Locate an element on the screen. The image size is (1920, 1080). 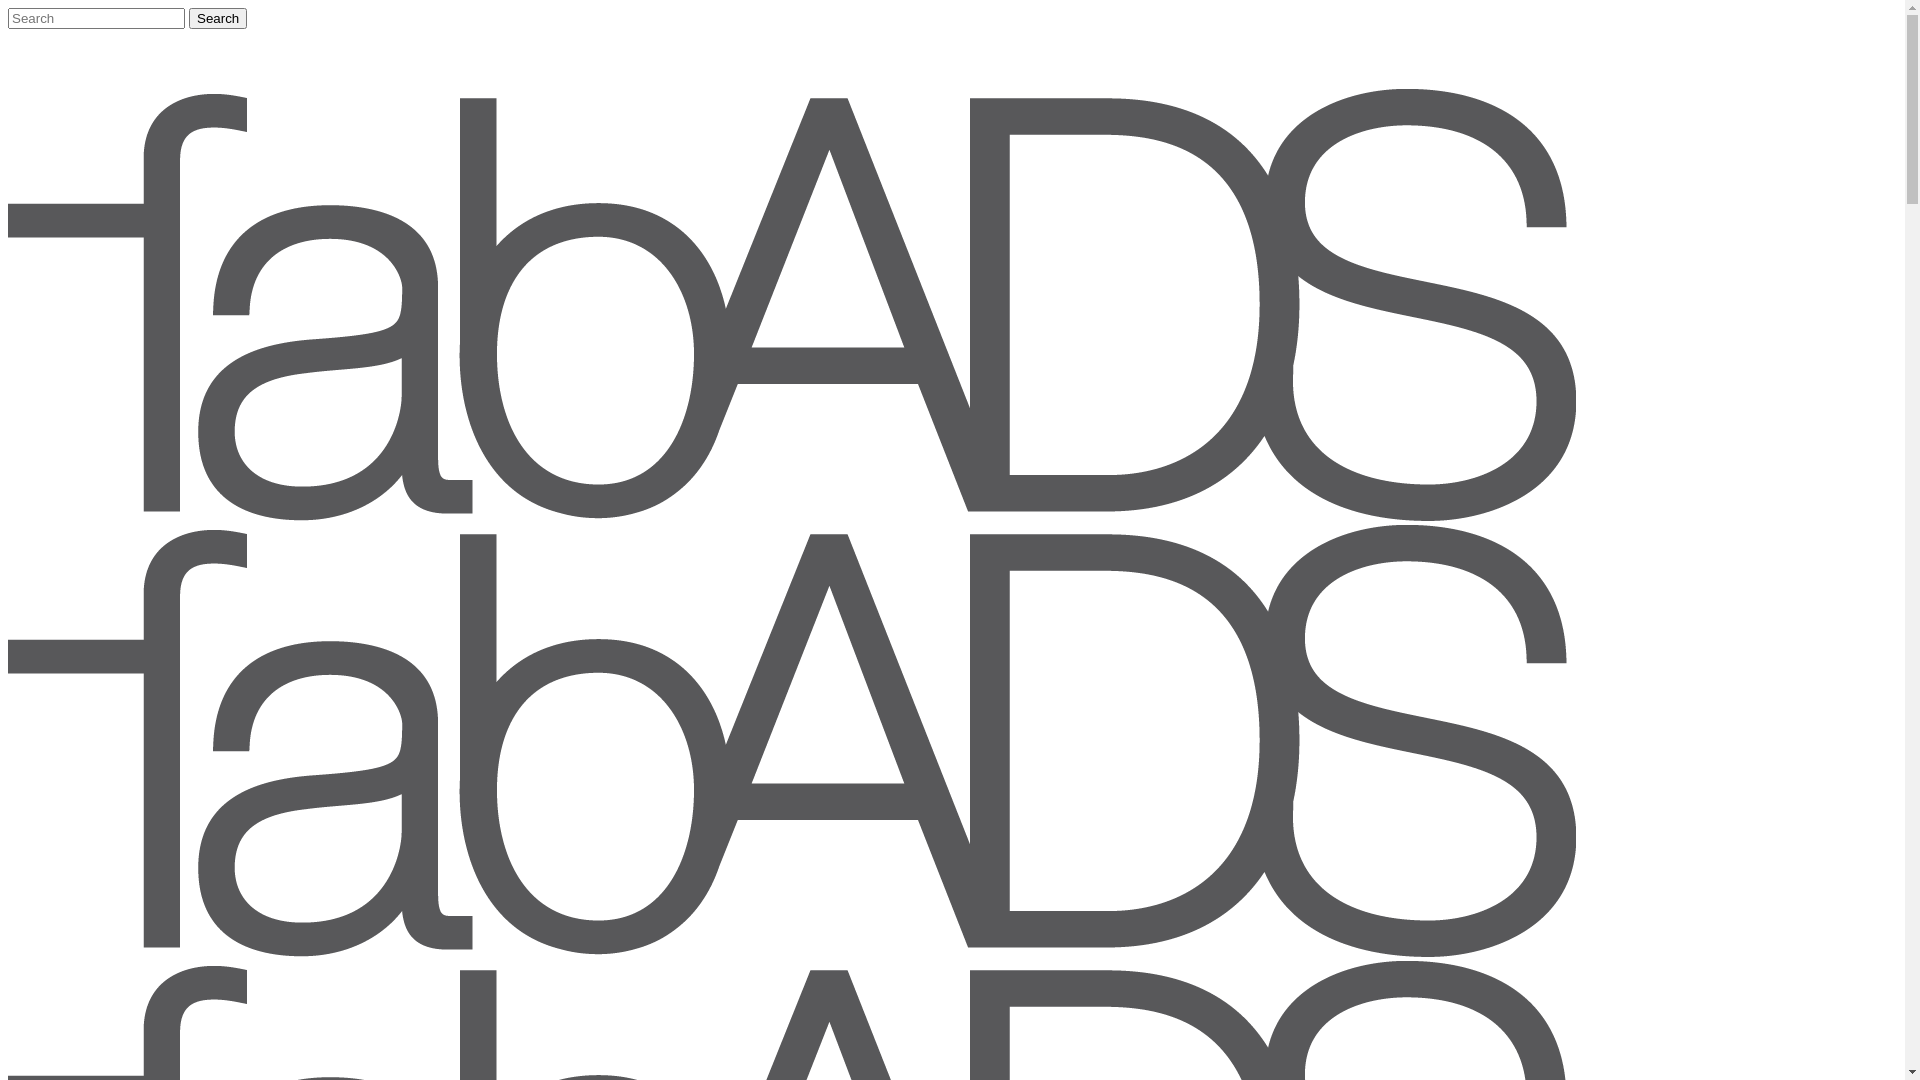
'info@fabads.com.au' is located at coordinates (66, 36).